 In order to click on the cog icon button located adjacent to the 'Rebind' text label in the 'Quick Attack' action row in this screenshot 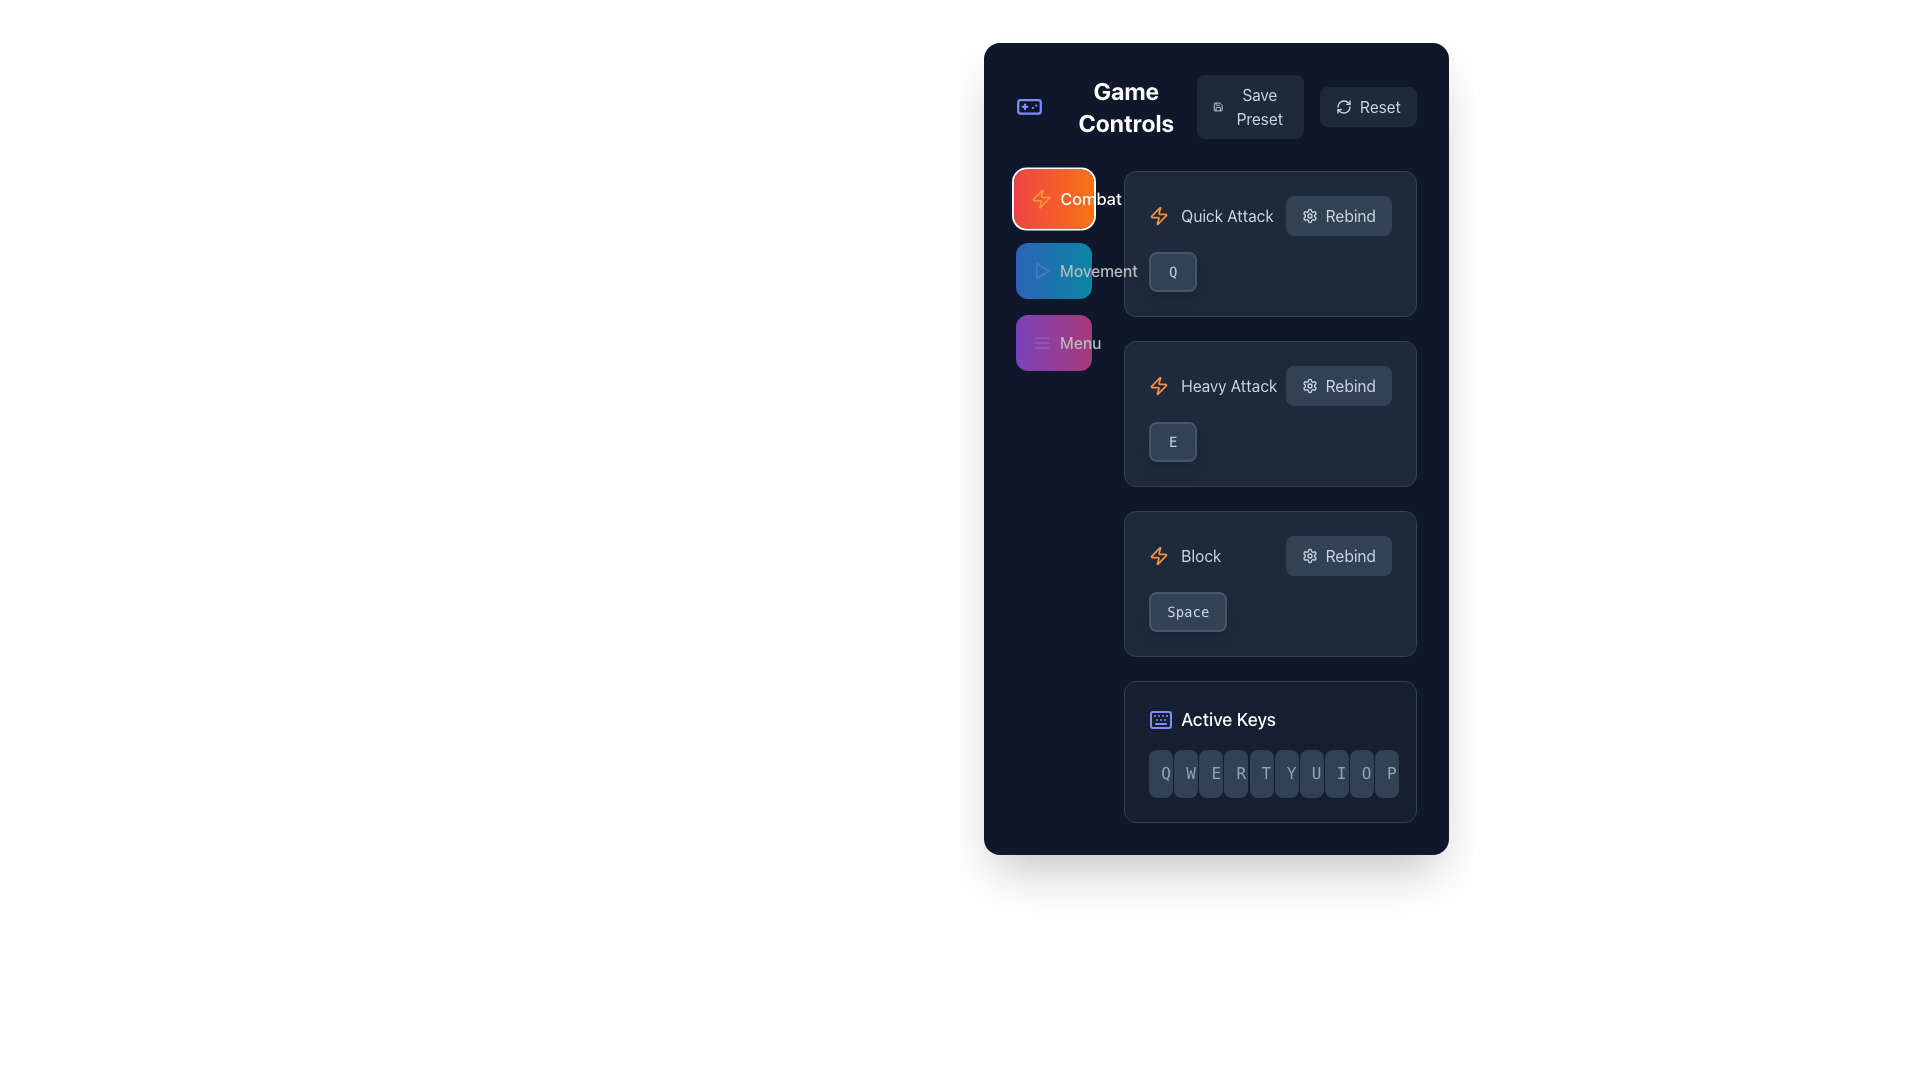, I will do `click(1309, 216)`.